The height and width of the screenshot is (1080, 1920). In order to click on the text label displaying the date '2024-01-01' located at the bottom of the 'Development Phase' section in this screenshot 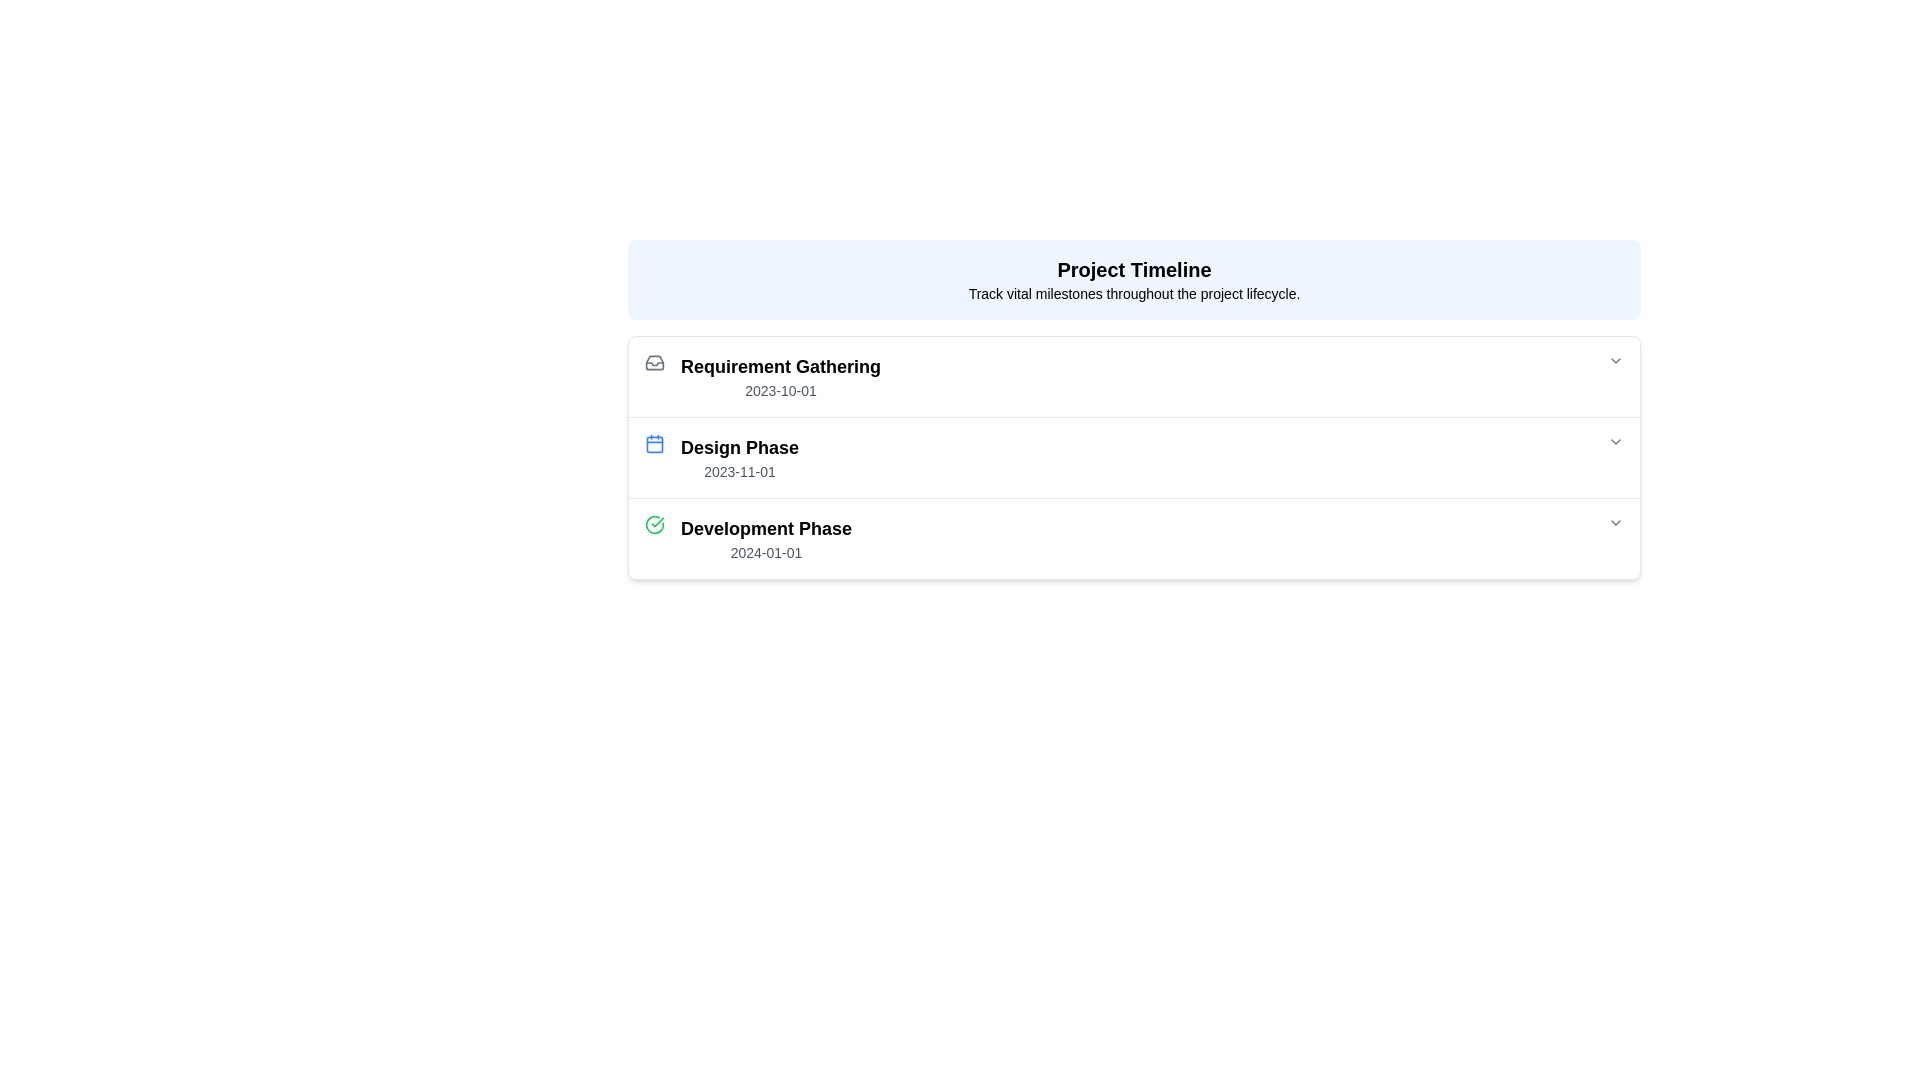, I will do `click(765, 552)`.